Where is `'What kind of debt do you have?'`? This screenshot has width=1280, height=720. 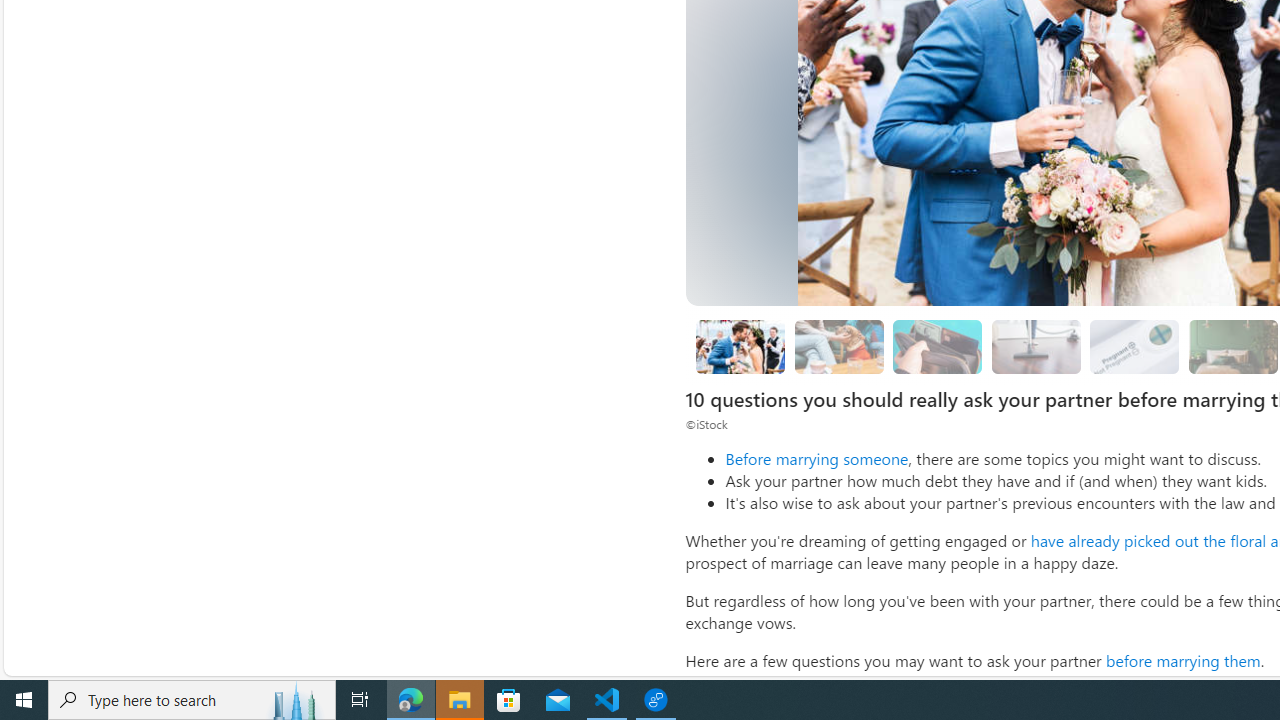
'What kind of debt do you have?' is located at coordinates (936, 346).